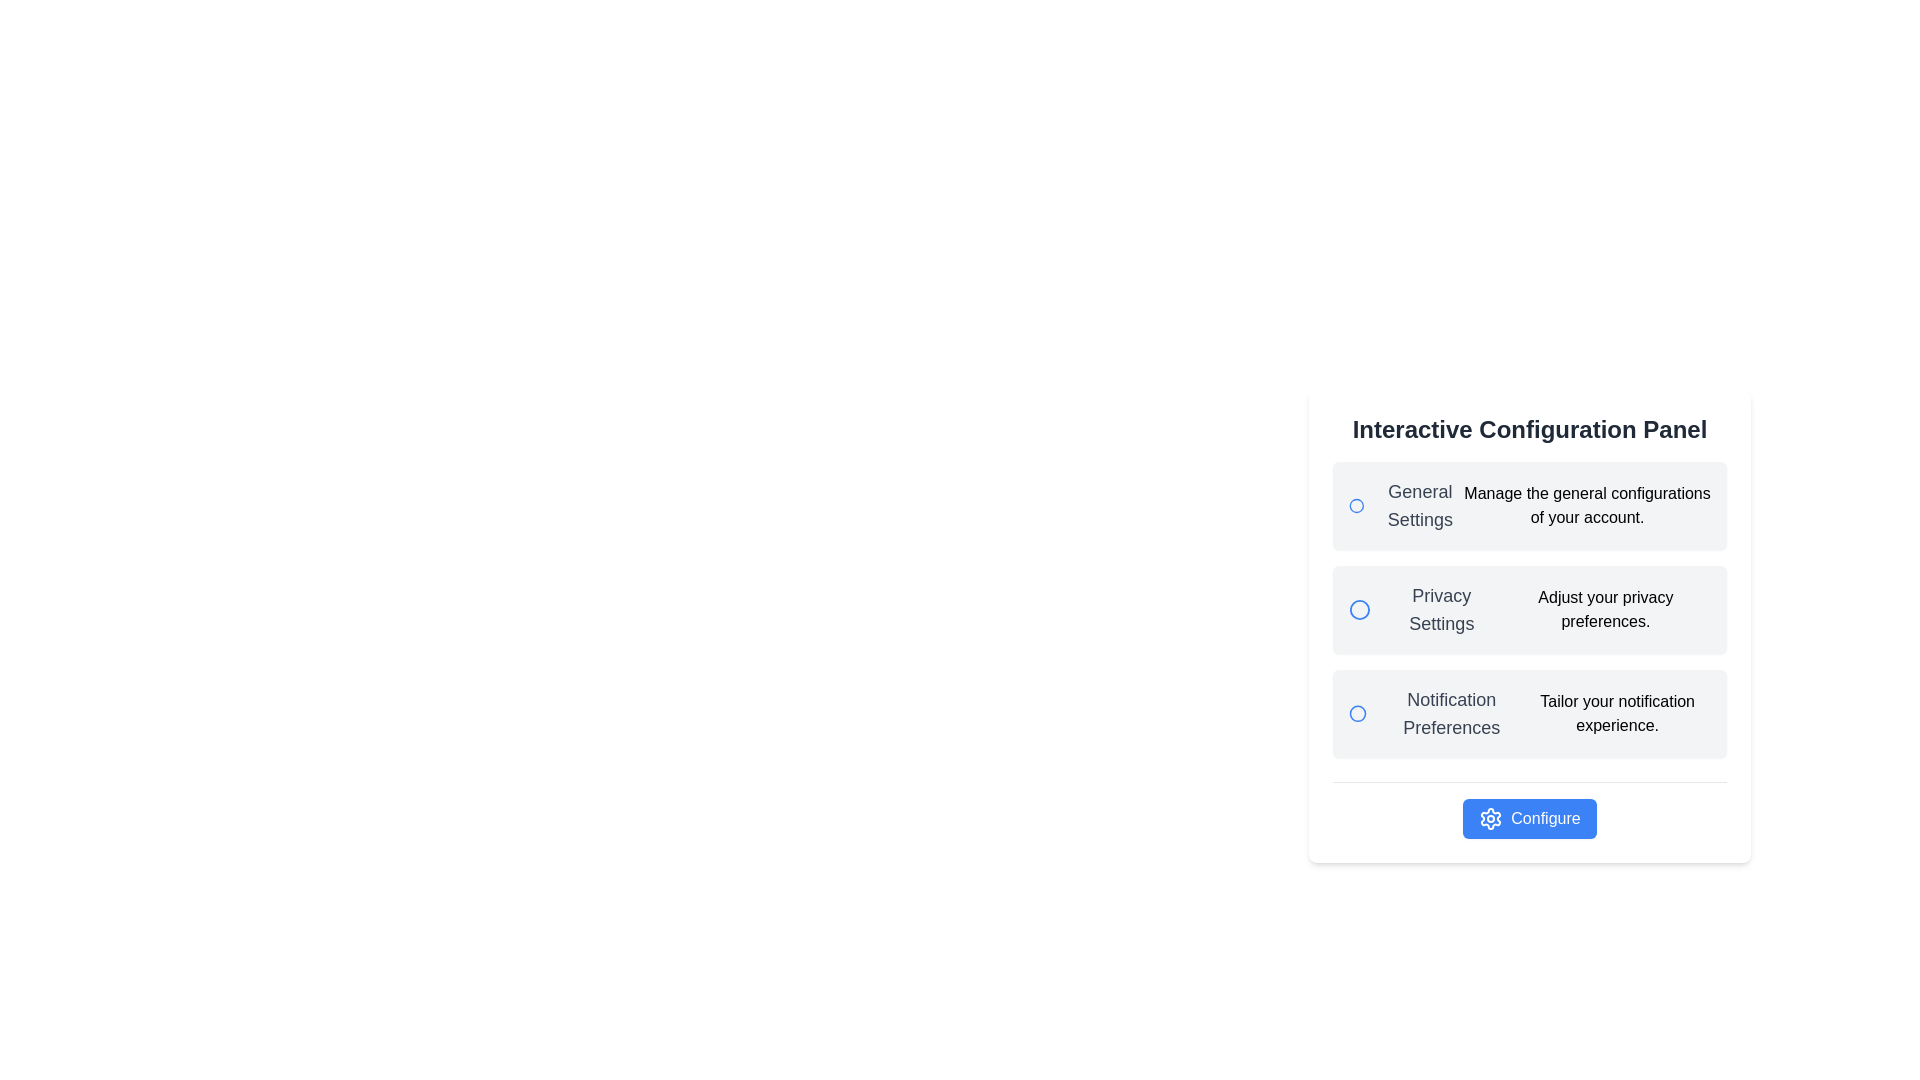  Describe the element at coordinates (1491, 818) in the screenshot. I see `the gear icon with a blue background located to the left of the 'Configure' button text` at that location.